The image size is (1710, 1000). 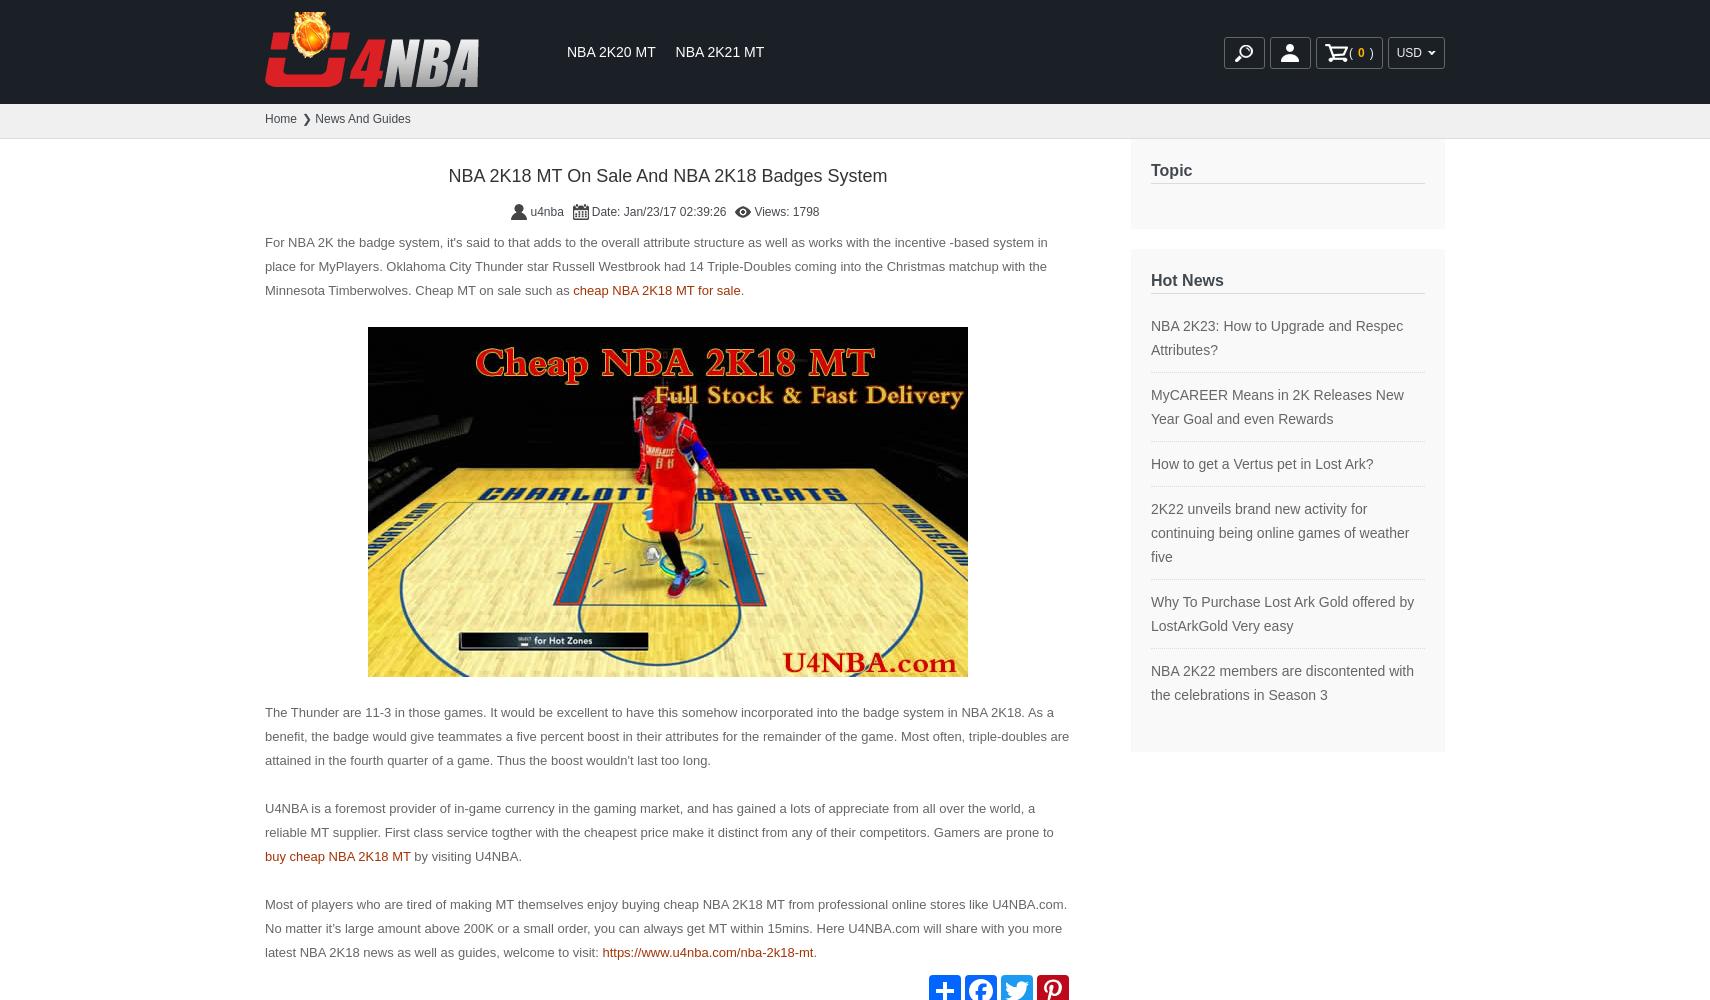 I want to click on 'Why To Purchase Lost Ark Gold offered by LostArkGold Very easy', so click(x=1281, y=613).